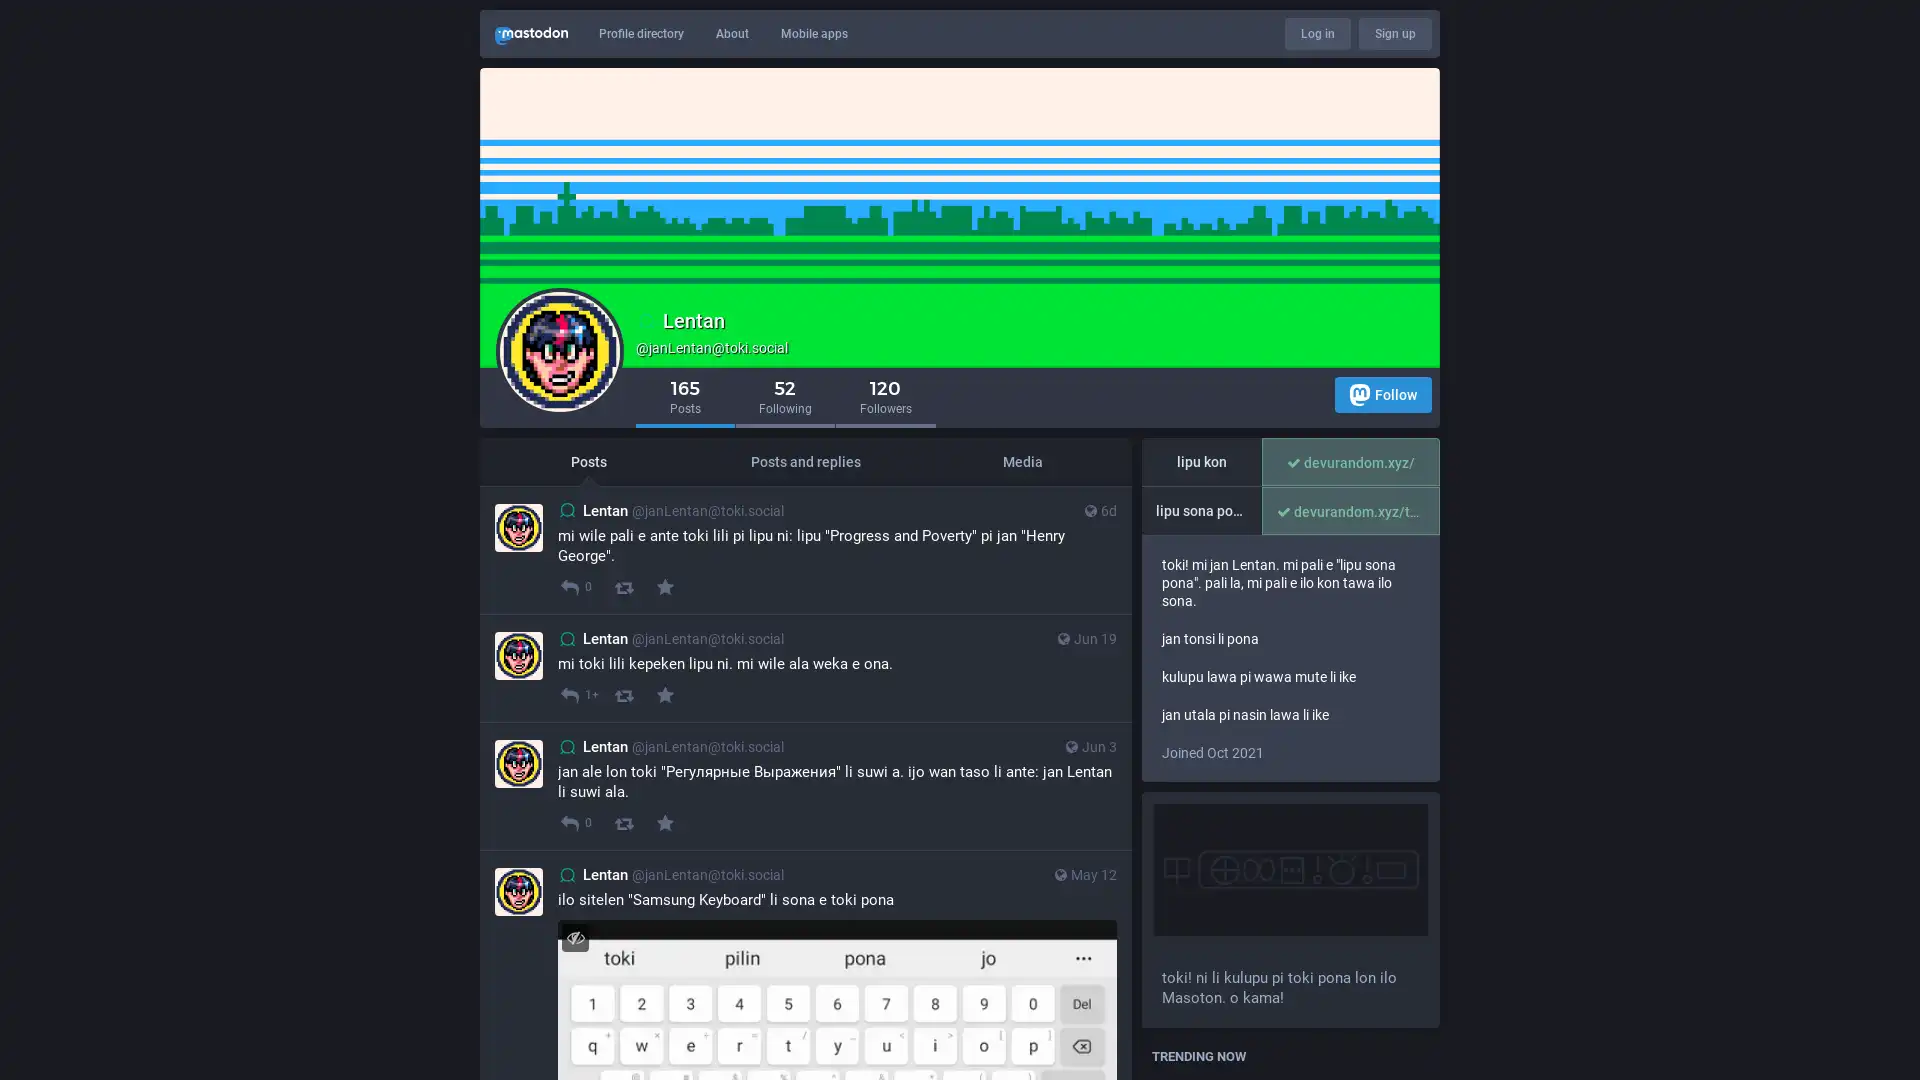 This screenshot has width=1920, height=1080. What do you see at coordinates (574, 937) in the screenshot?
I see `Hide image` at bounding box center [574, 937].